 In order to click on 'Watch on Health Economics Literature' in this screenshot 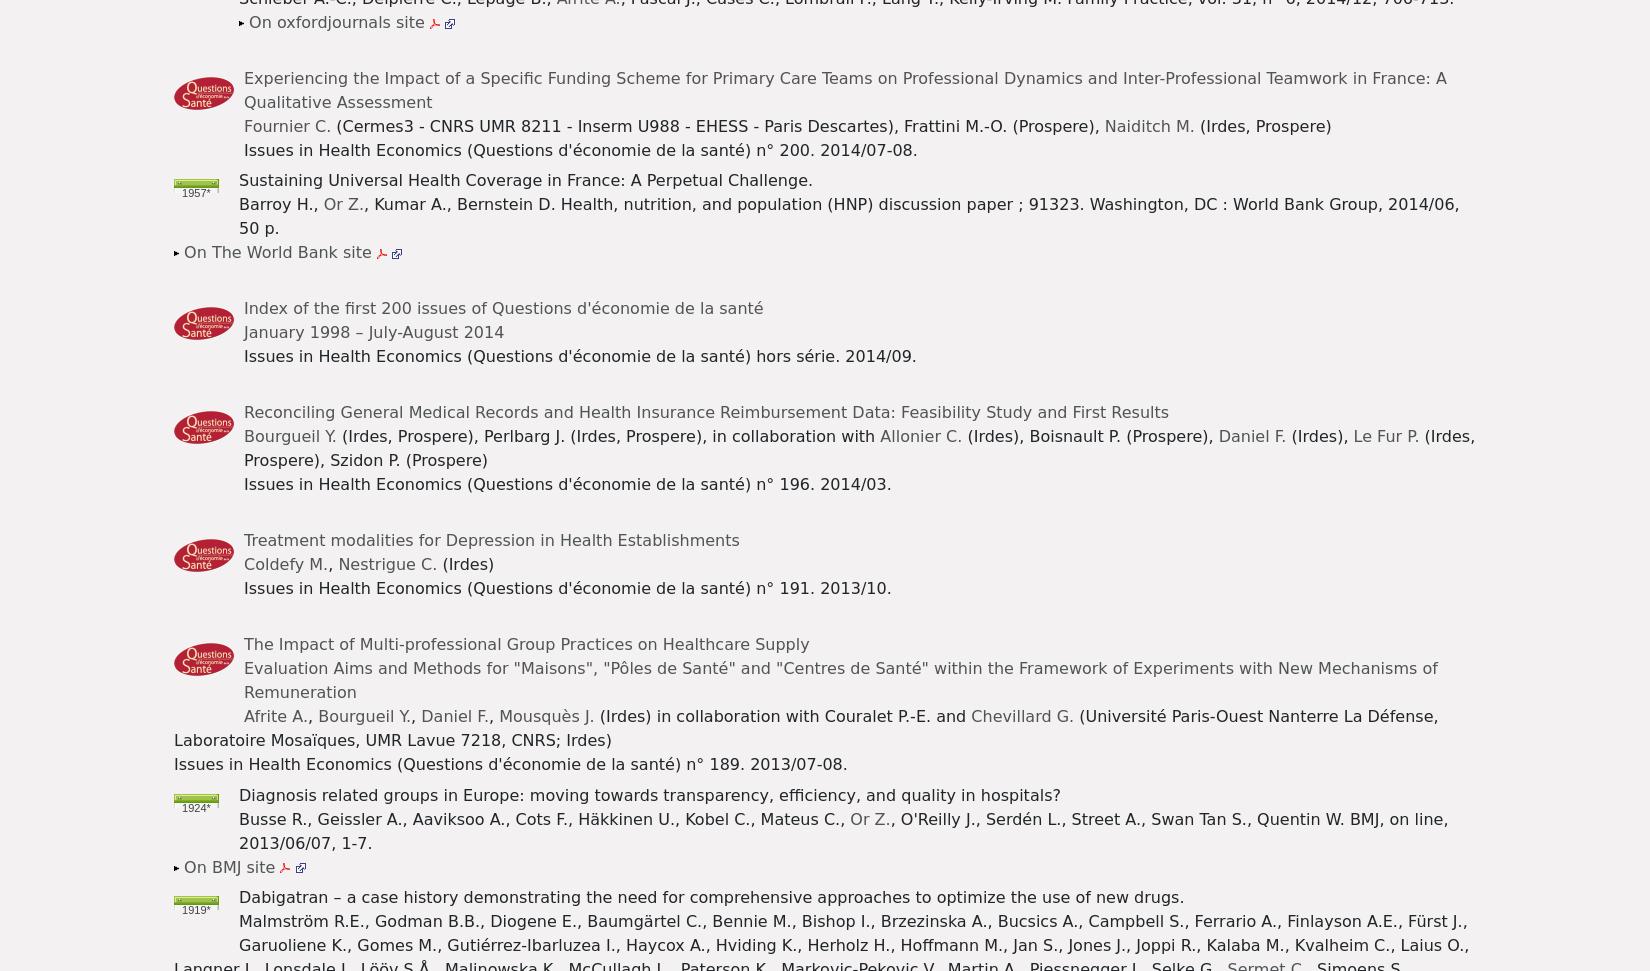, I will do `click(638, 117)`.